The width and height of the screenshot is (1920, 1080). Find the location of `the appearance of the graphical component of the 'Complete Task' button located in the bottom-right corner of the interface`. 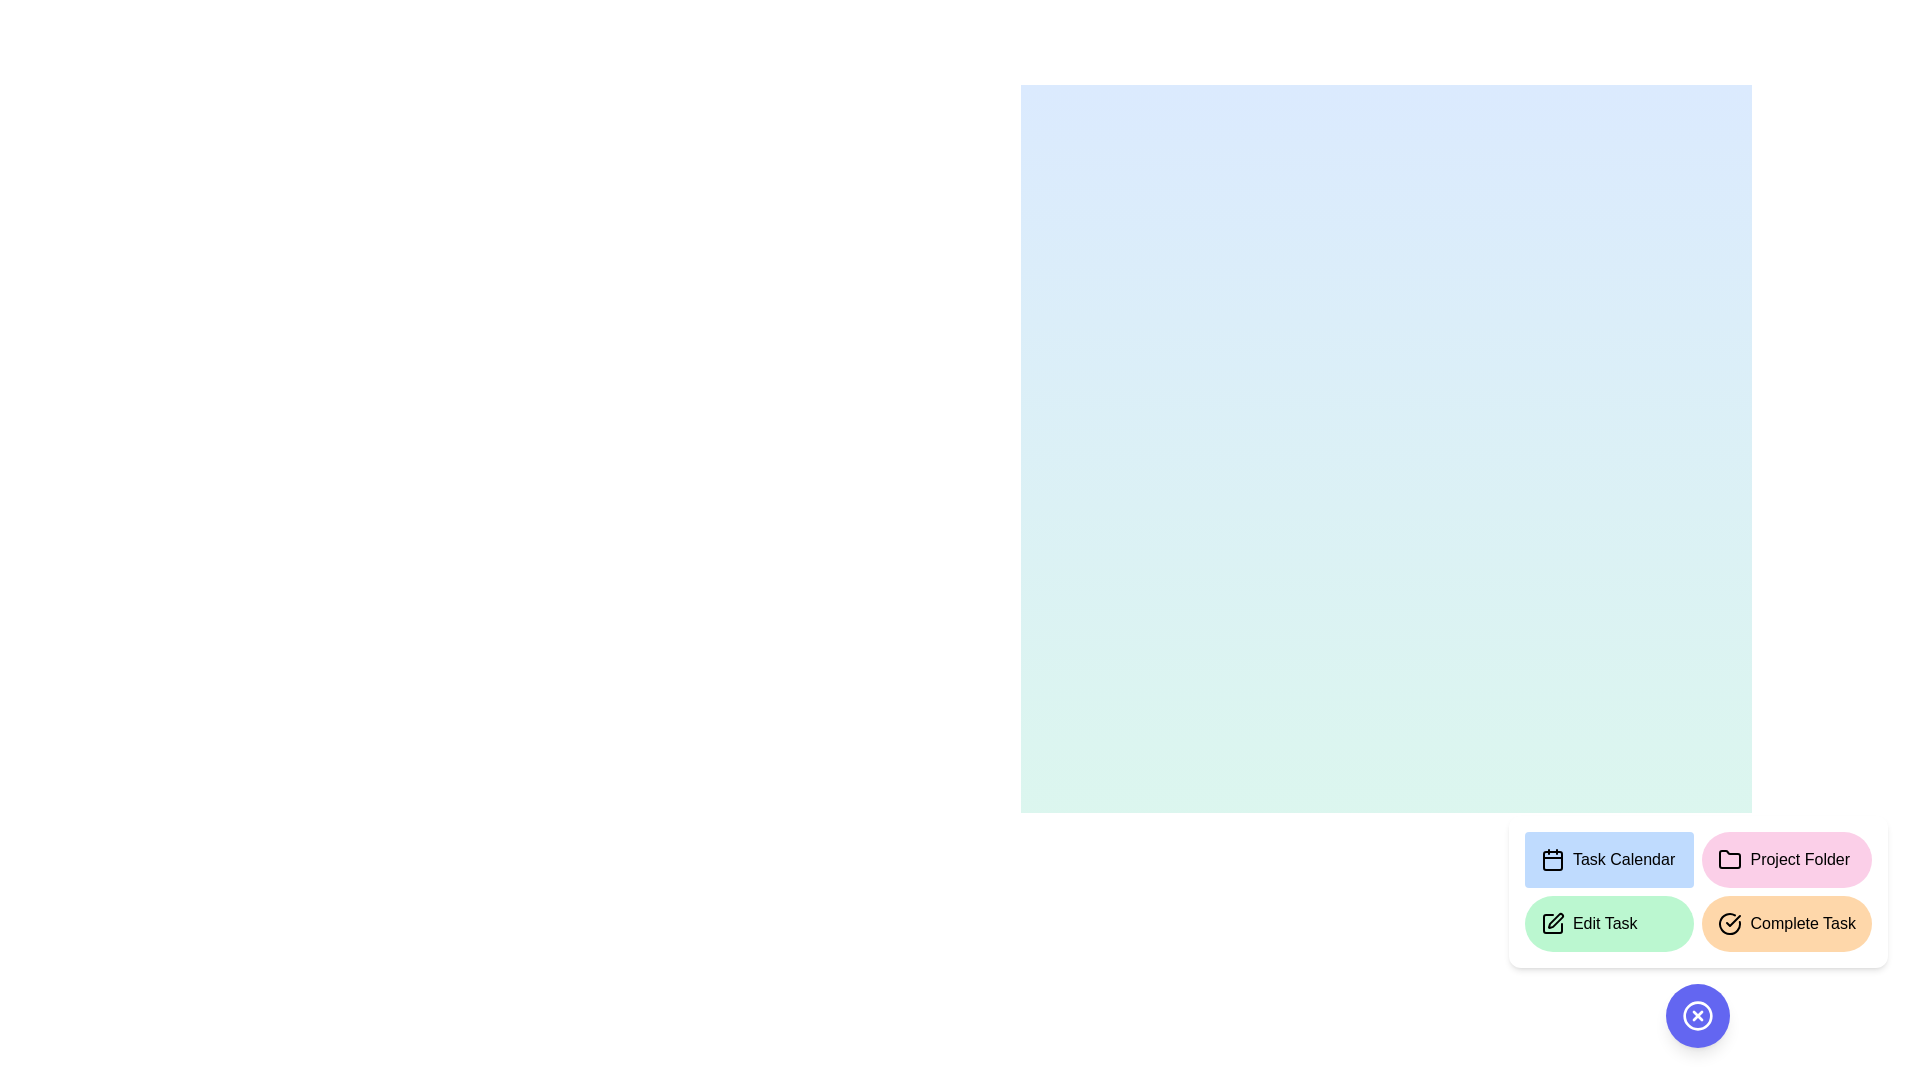

the appearance of the graphical component of the 'Complete Task' button located in the bottom-right corner of the interface is located at coordinates (1729, 924).